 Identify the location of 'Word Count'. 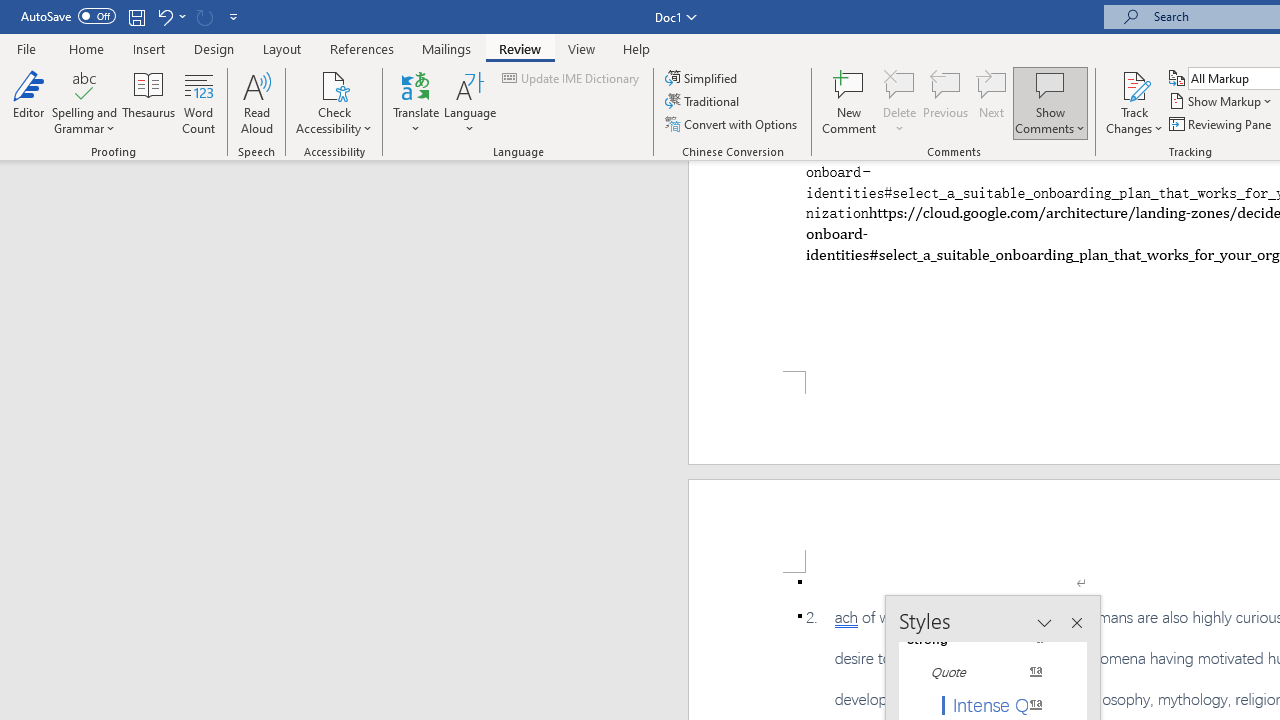
(199, 103).